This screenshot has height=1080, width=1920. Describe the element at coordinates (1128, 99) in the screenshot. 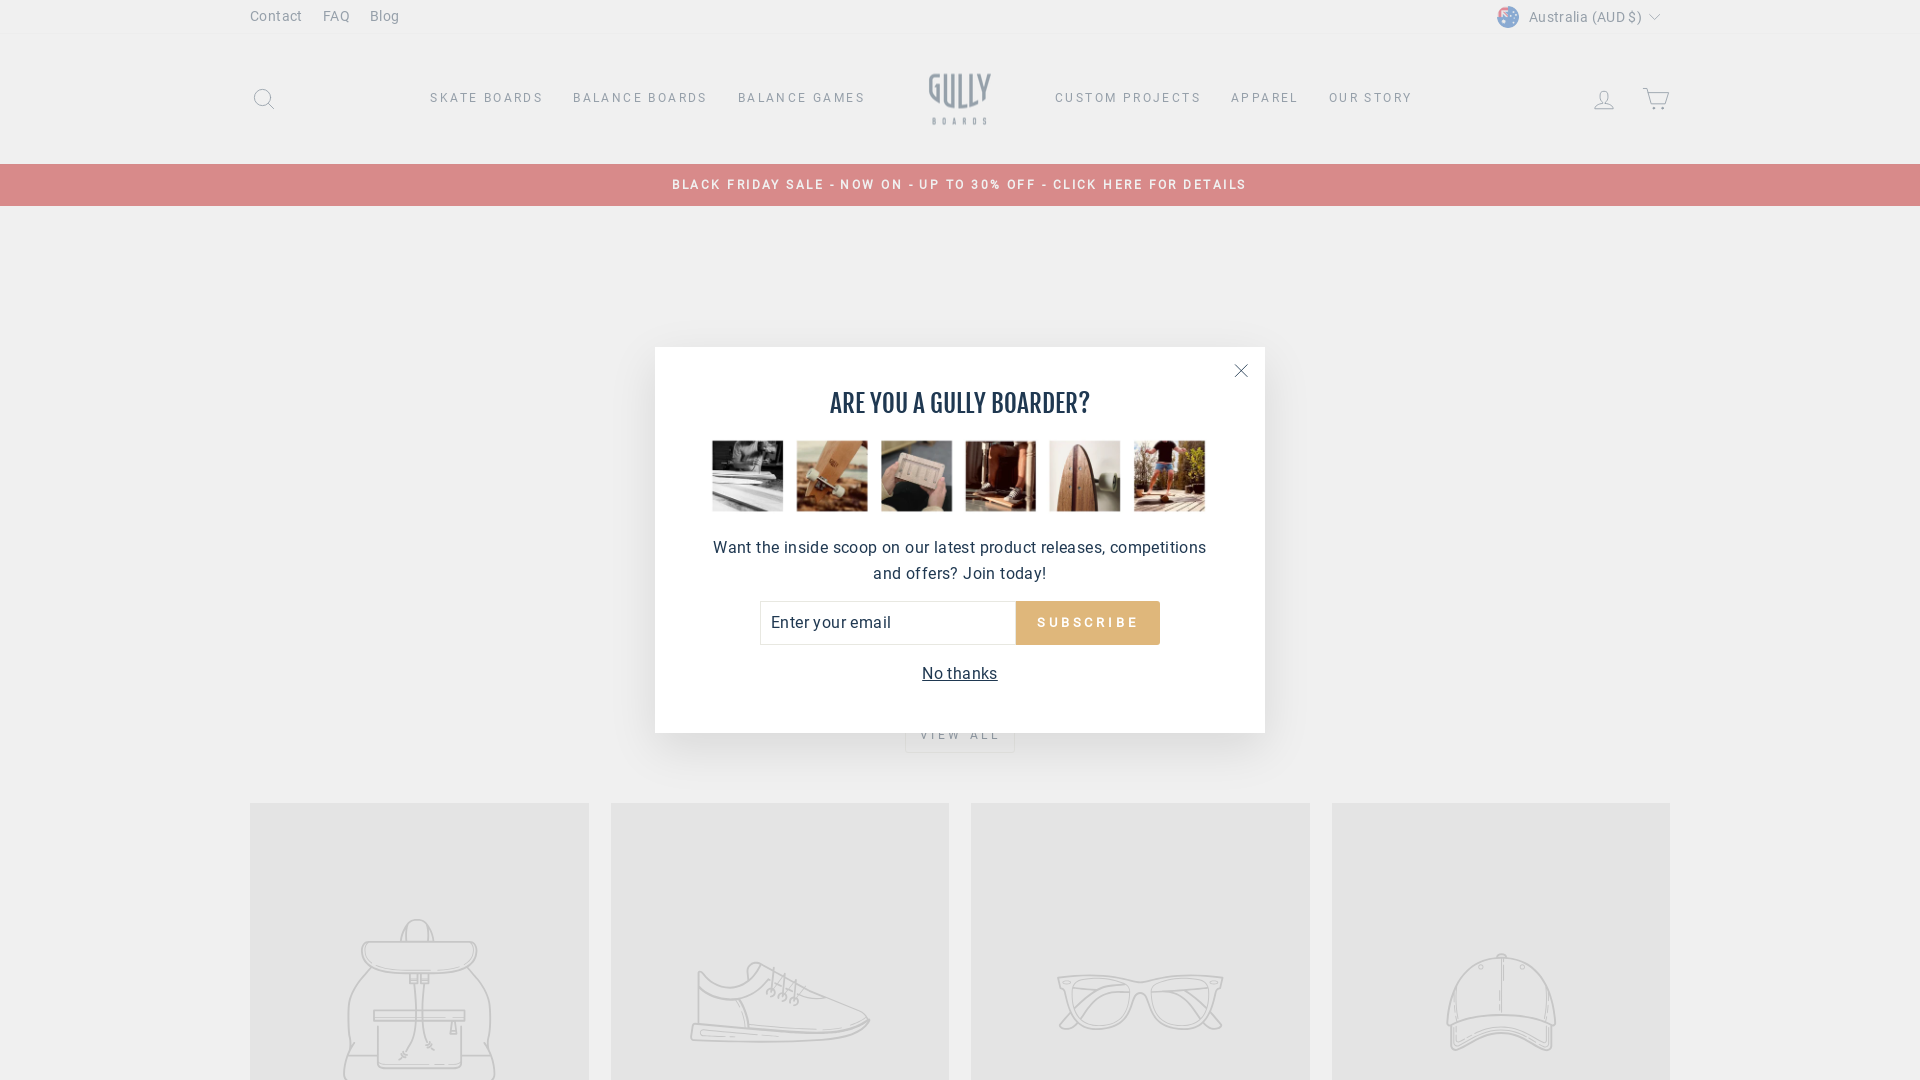

I see `'CUSTOM PROJECTS'` at that location.